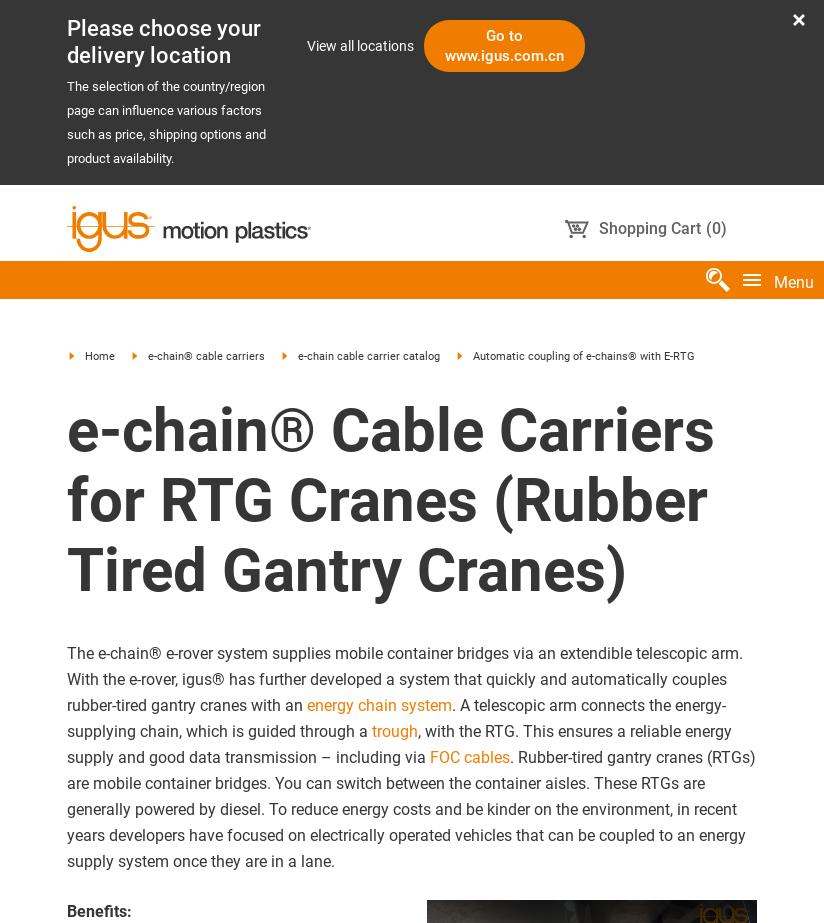  What do you see at coordinates (165, 122) in the screenshot?
I see `'The selection of the country/region page can influence various factors such as price, shipping options and product availability.'` at bounding box center [165, 122].